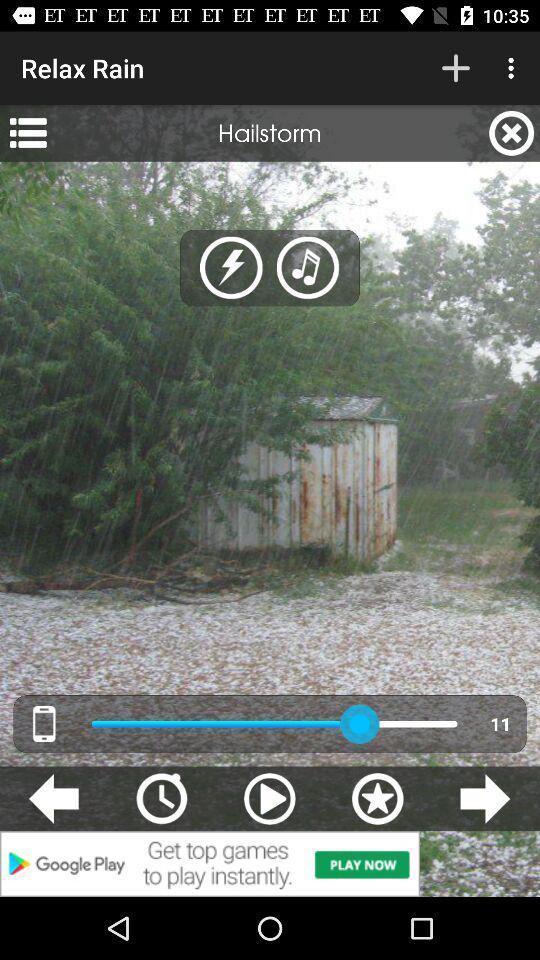  Describe the element at coordinates (308, 267) in the screenshot. I see `the app below hailstorm app` at that location.